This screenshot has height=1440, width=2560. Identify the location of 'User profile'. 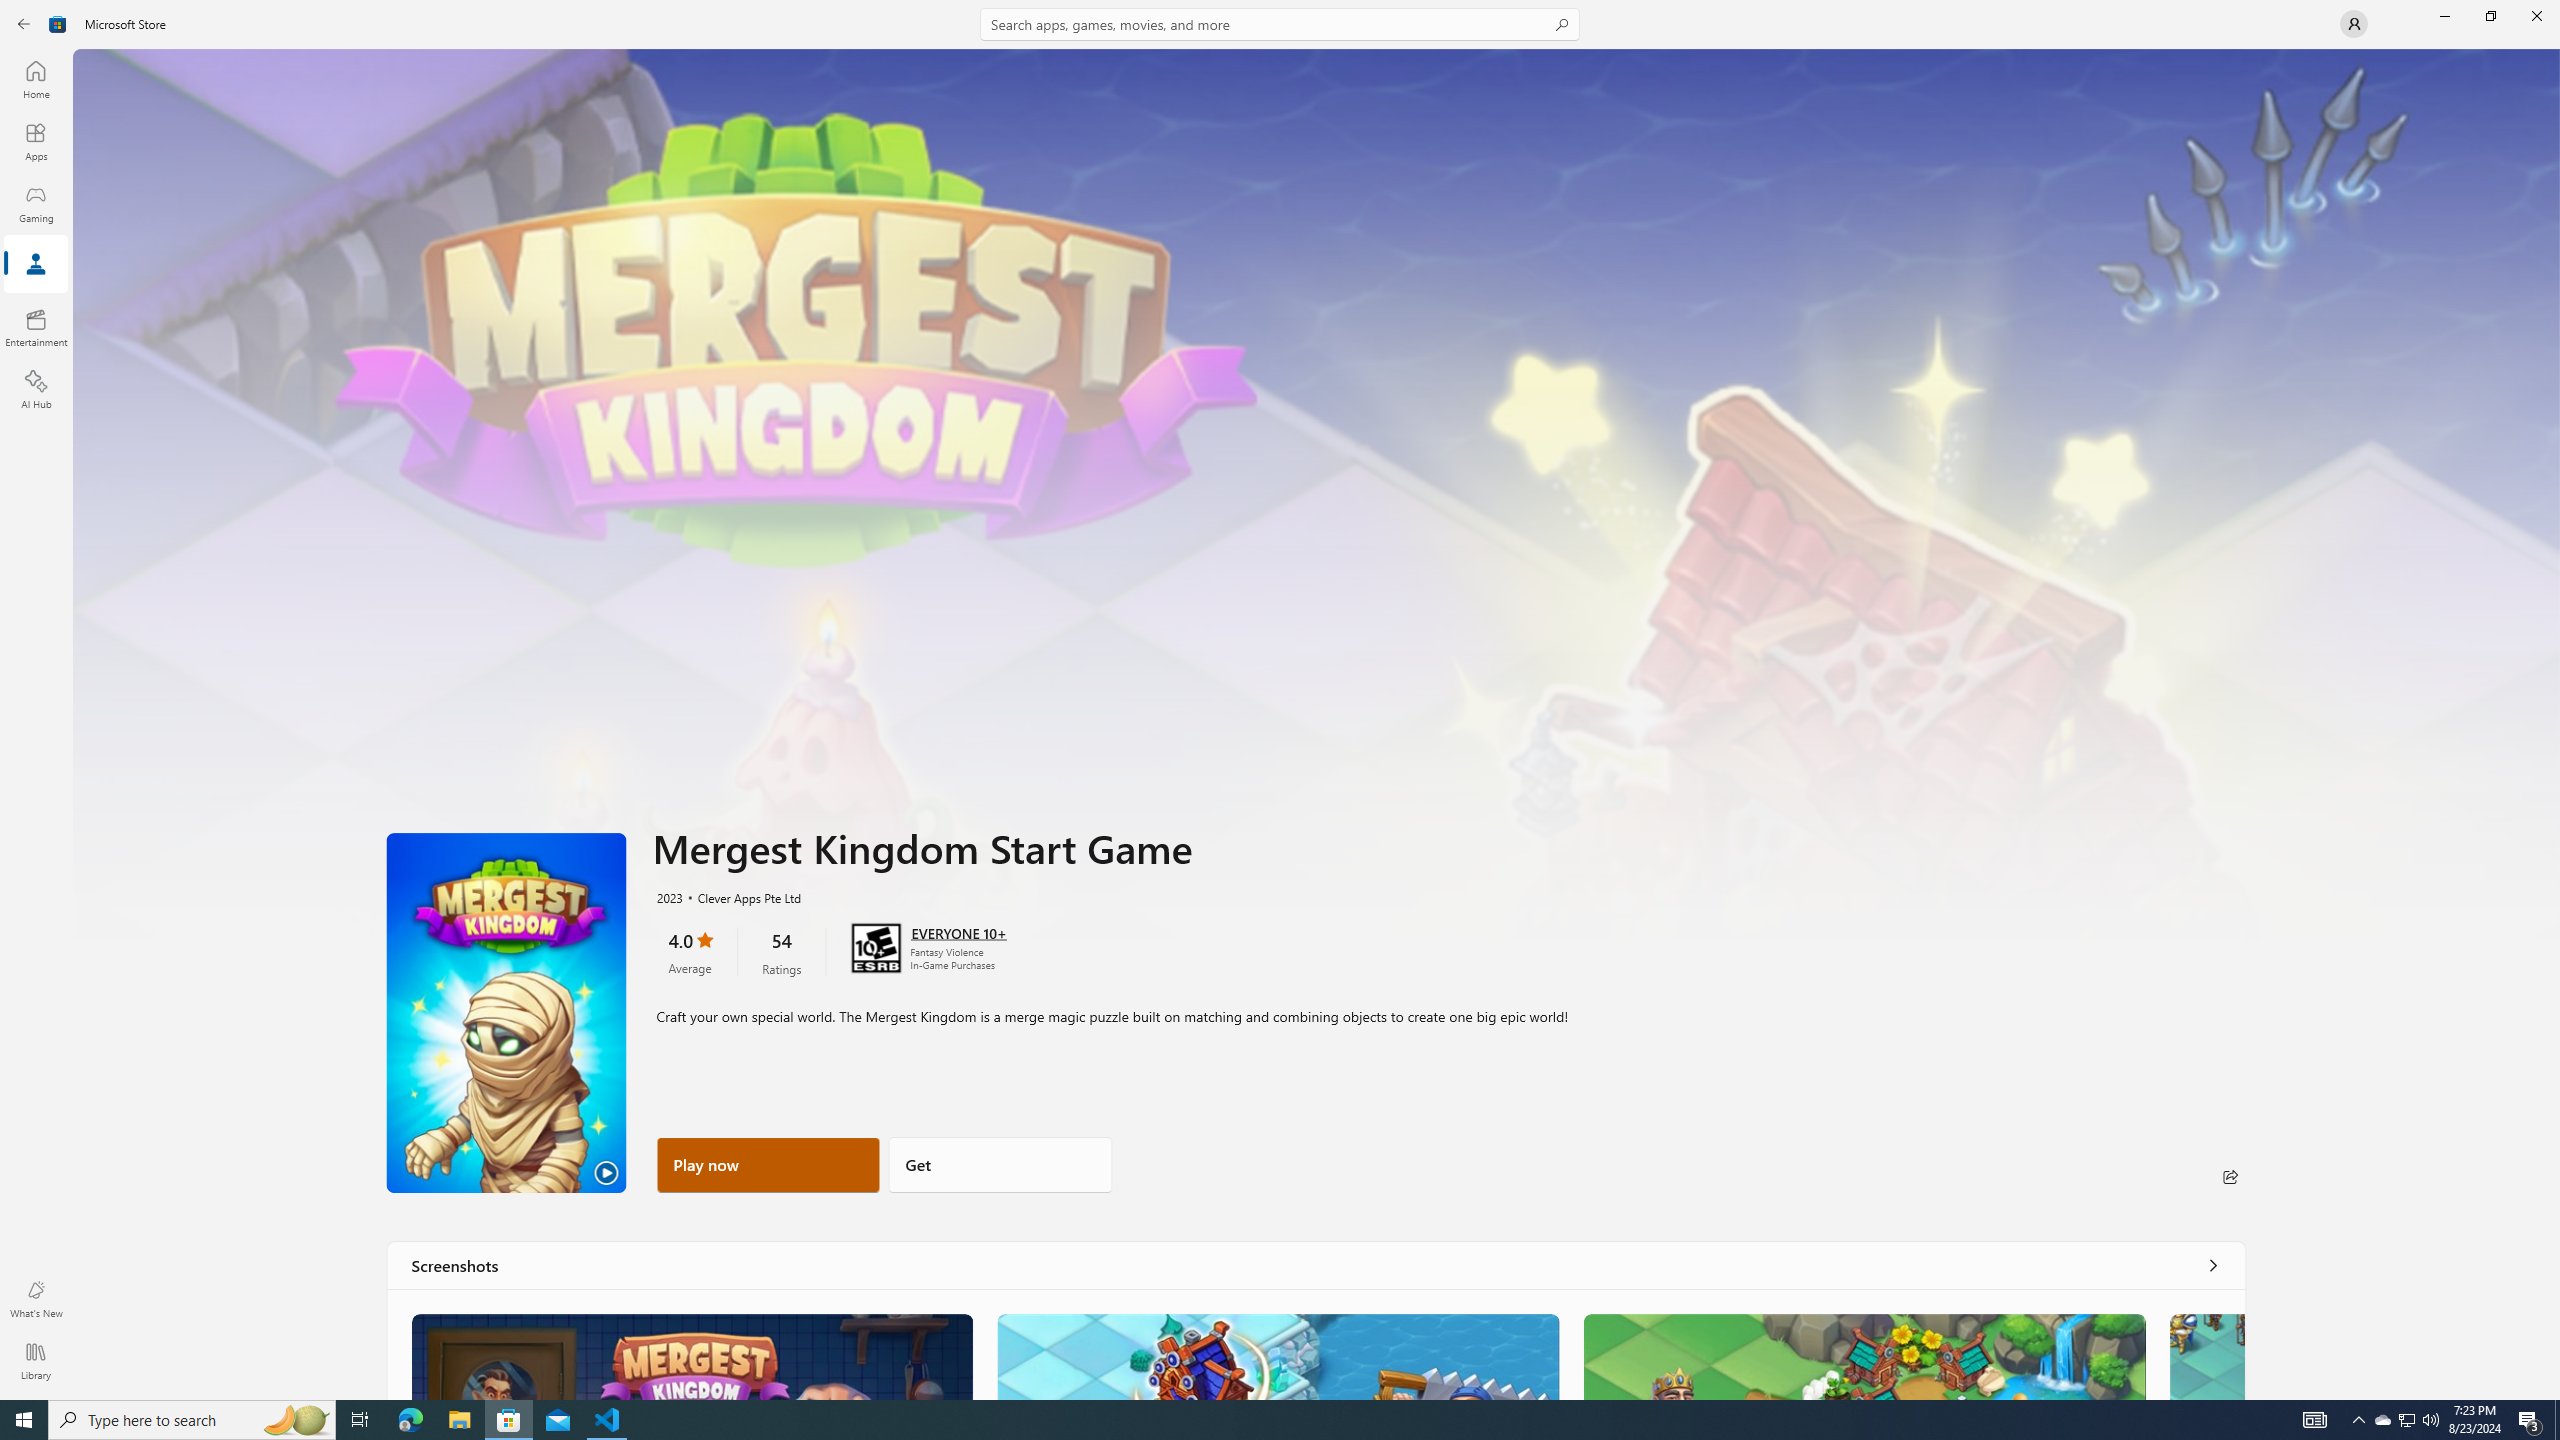
(2352, 22).